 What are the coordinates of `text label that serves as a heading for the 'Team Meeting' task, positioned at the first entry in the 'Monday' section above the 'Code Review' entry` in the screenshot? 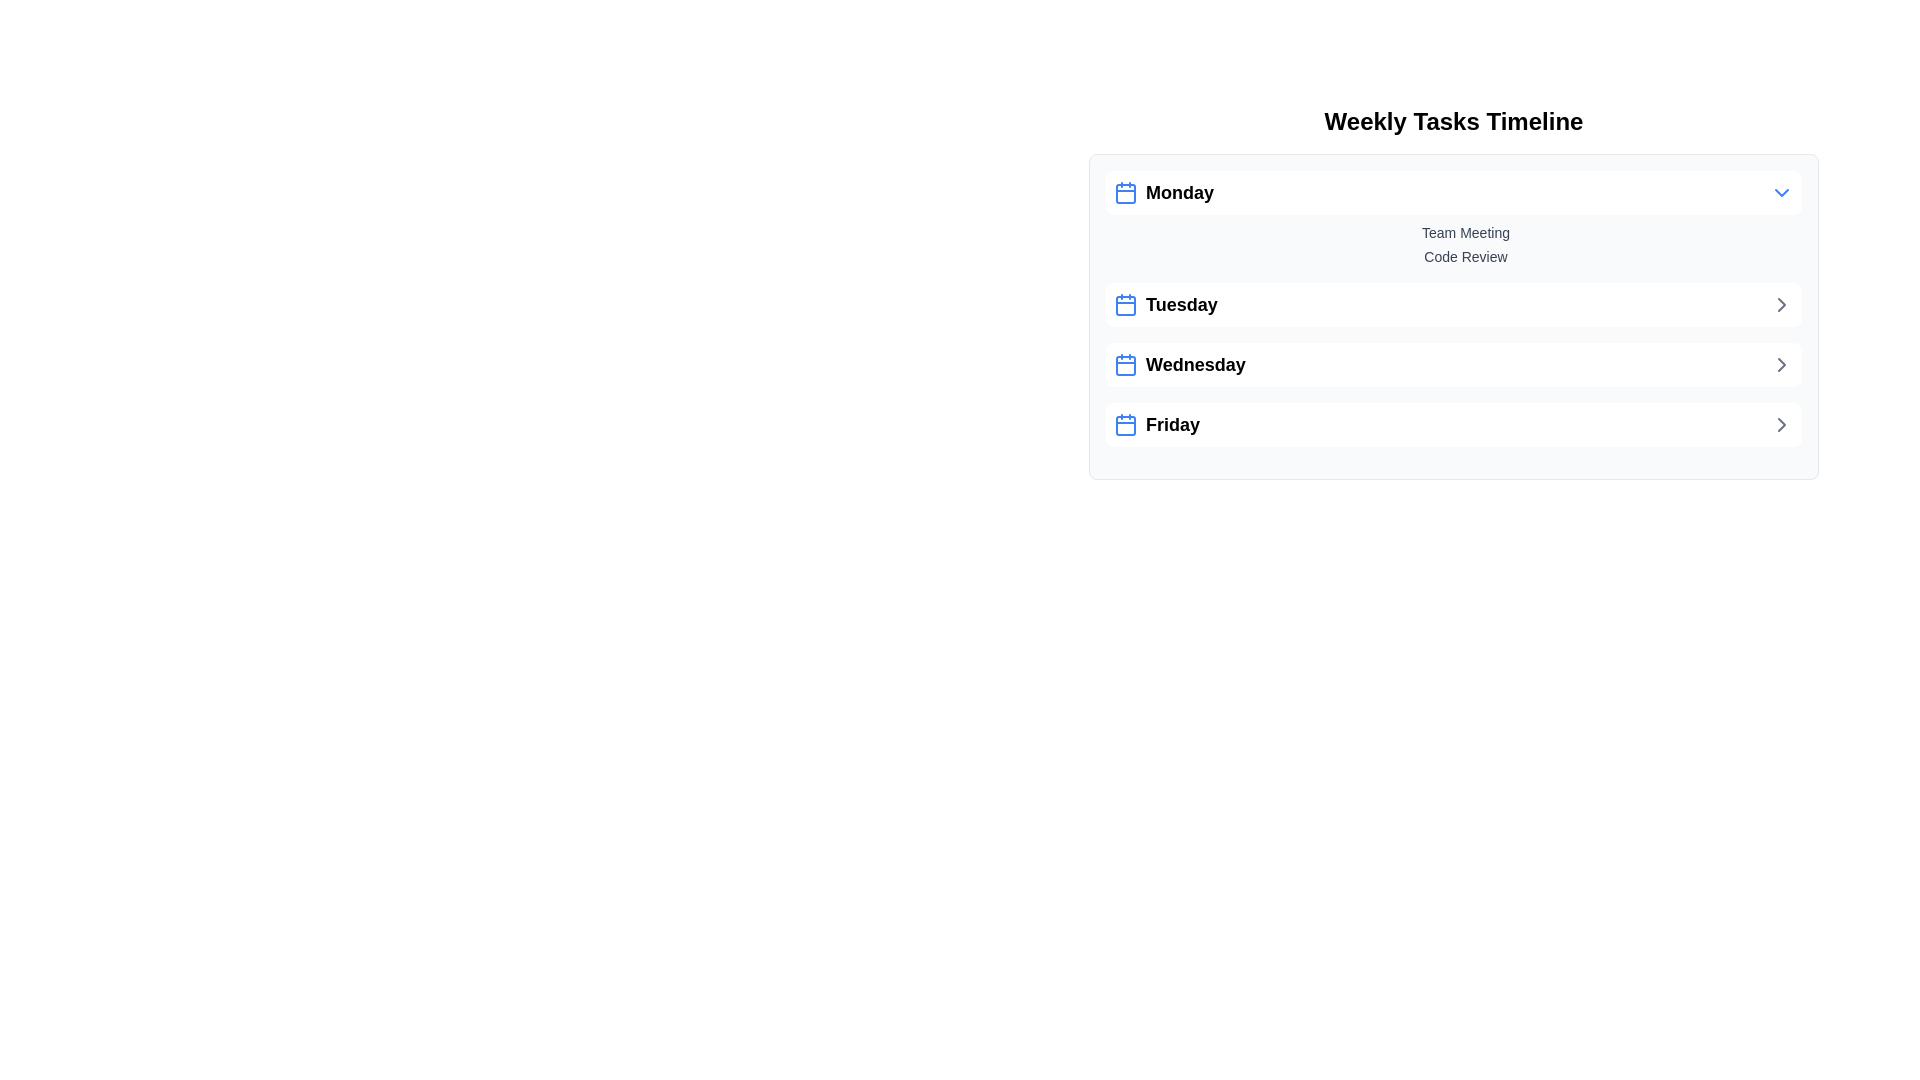 It's located at (1465, 231).